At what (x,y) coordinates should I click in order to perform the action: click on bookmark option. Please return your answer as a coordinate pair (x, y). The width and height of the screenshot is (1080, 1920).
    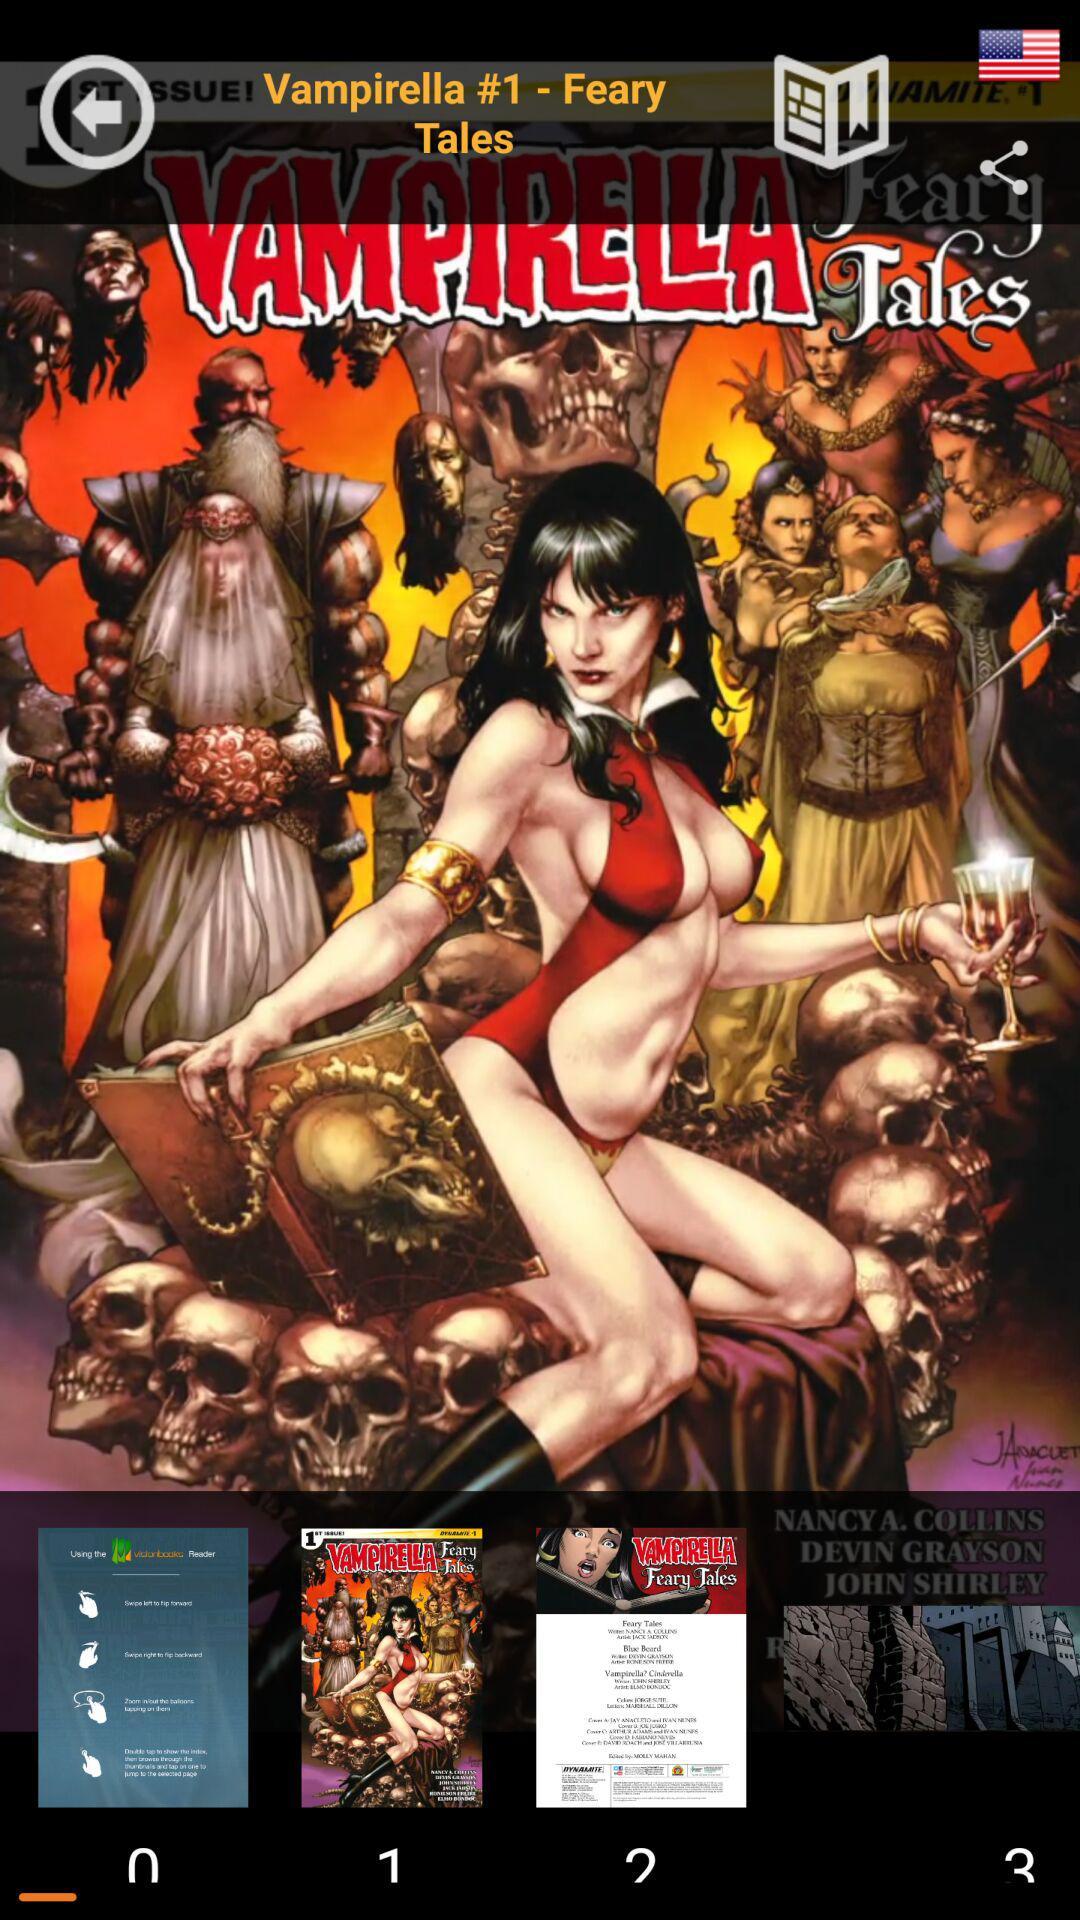
    Looking at the image, I should click on (831, 111).